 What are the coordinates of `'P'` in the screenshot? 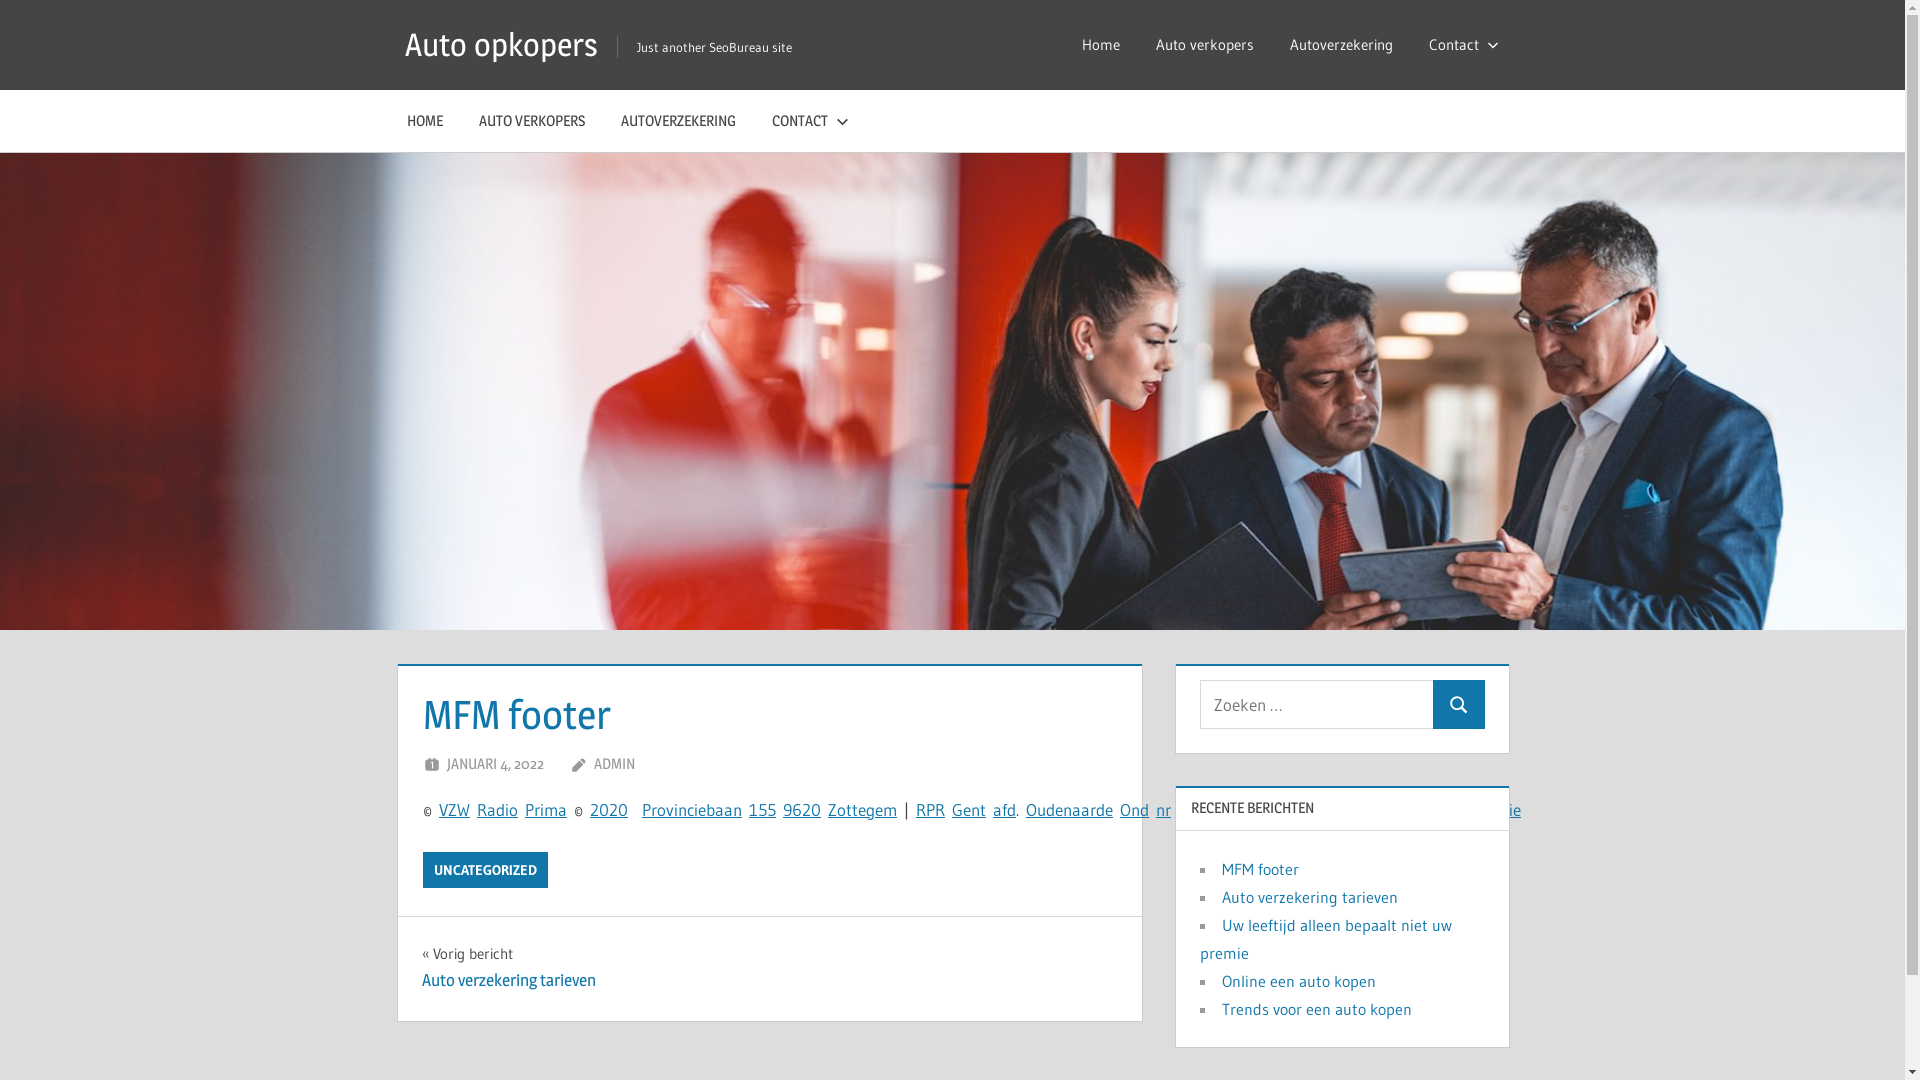 It's located at (642, 808).